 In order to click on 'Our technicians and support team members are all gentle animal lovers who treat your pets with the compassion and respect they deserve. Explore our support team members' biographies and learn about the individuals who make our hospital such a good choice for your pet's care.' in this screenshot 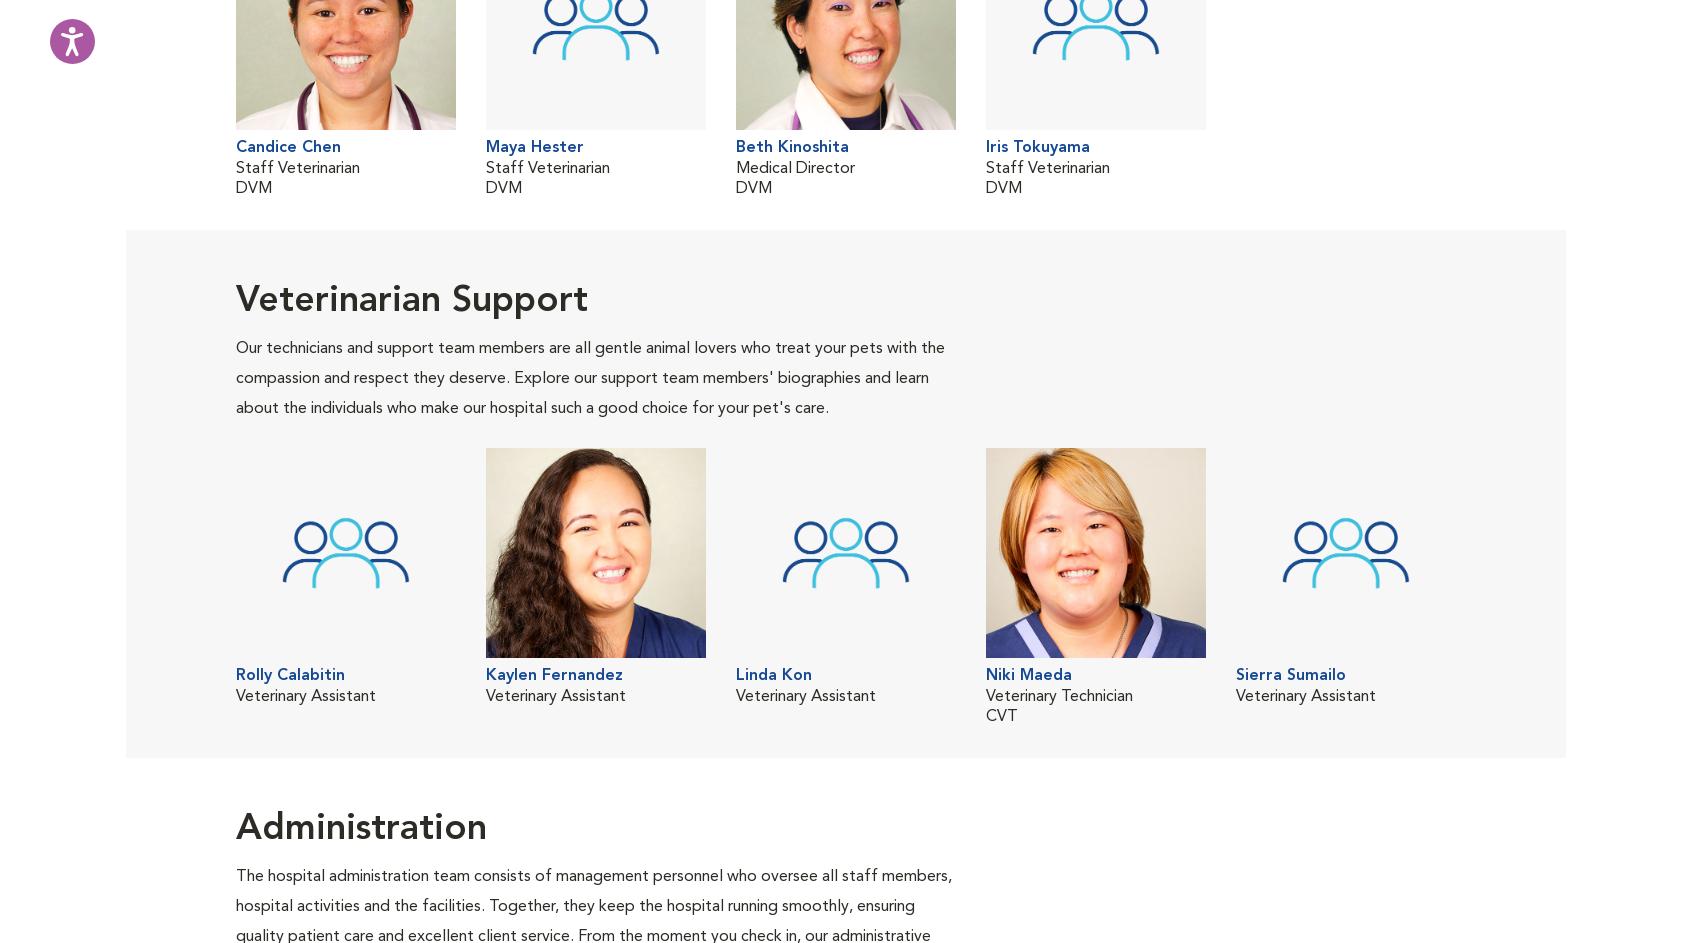, I will do `click(589, 377)`.